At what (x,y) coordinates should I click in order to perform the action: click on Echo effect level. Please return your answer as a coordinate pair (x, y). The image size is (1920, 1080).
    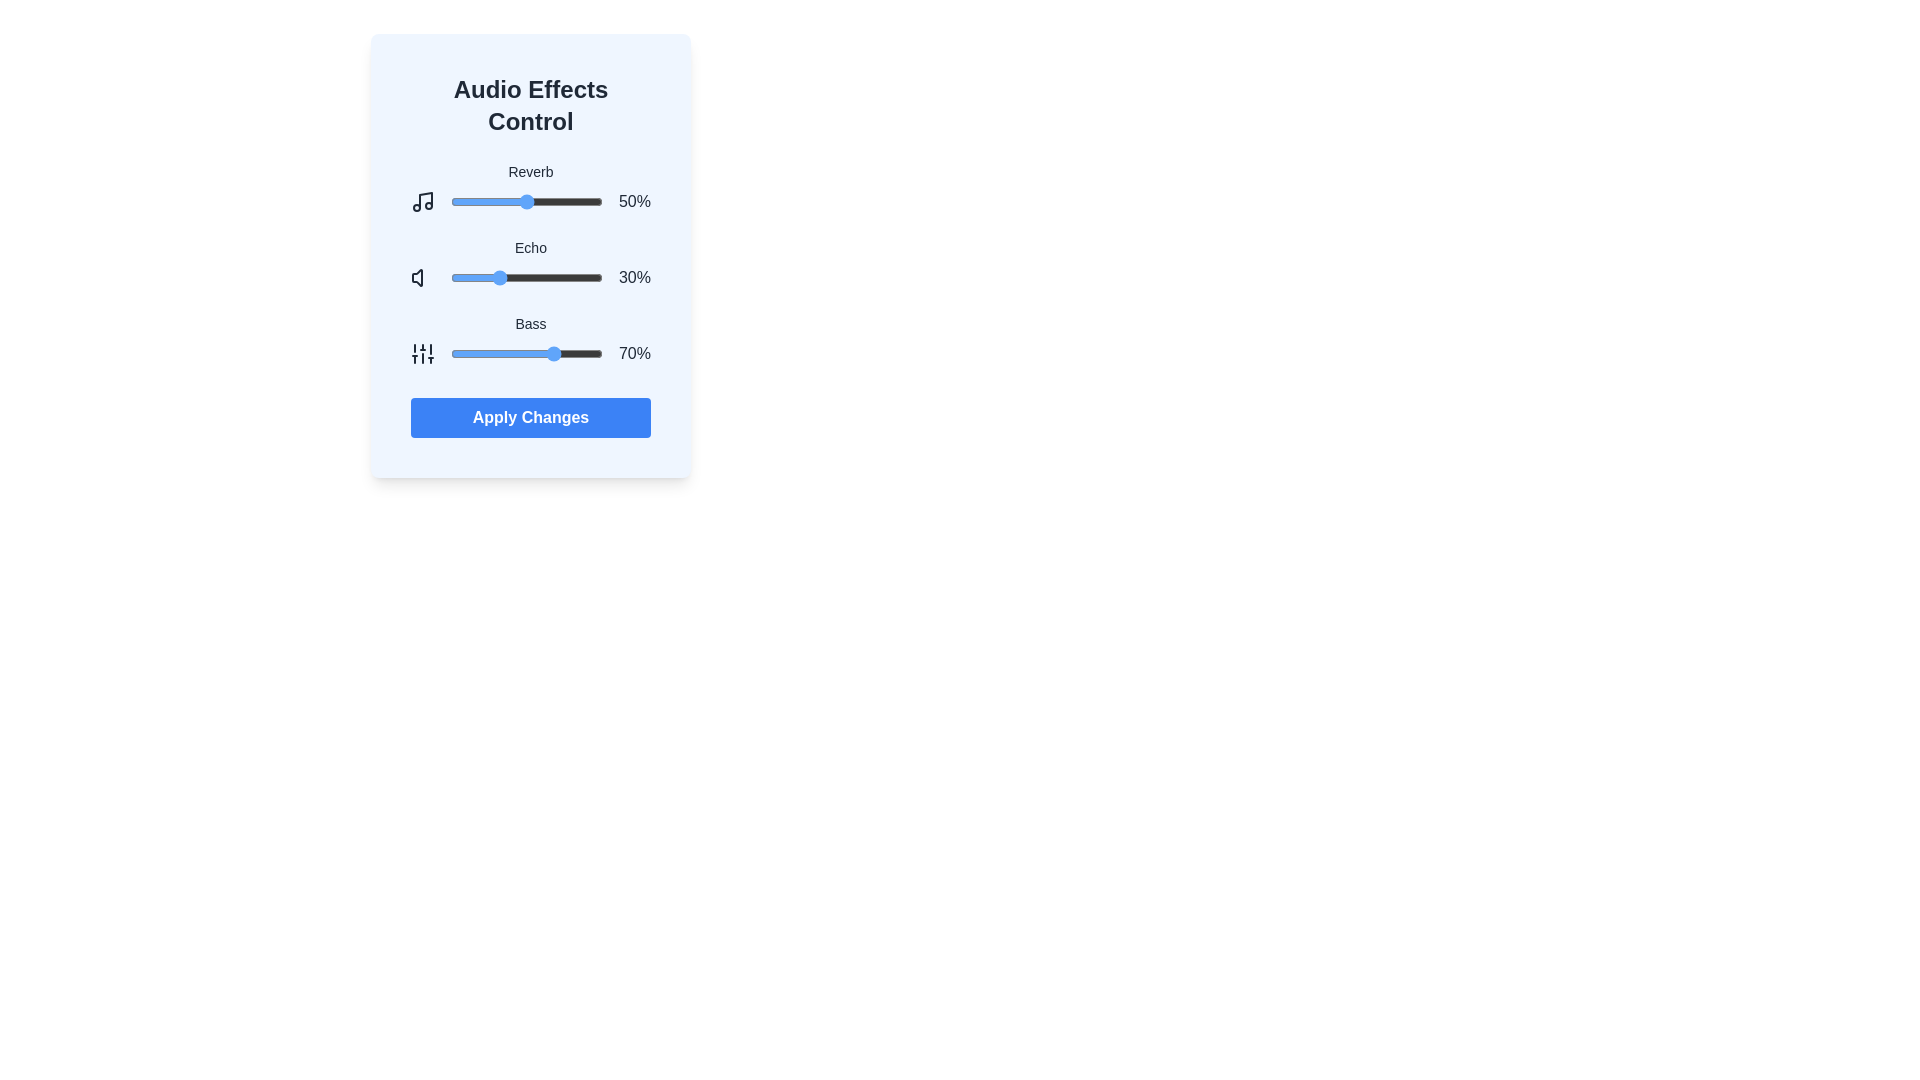
    Looking at the image, I should click on (511, 277).